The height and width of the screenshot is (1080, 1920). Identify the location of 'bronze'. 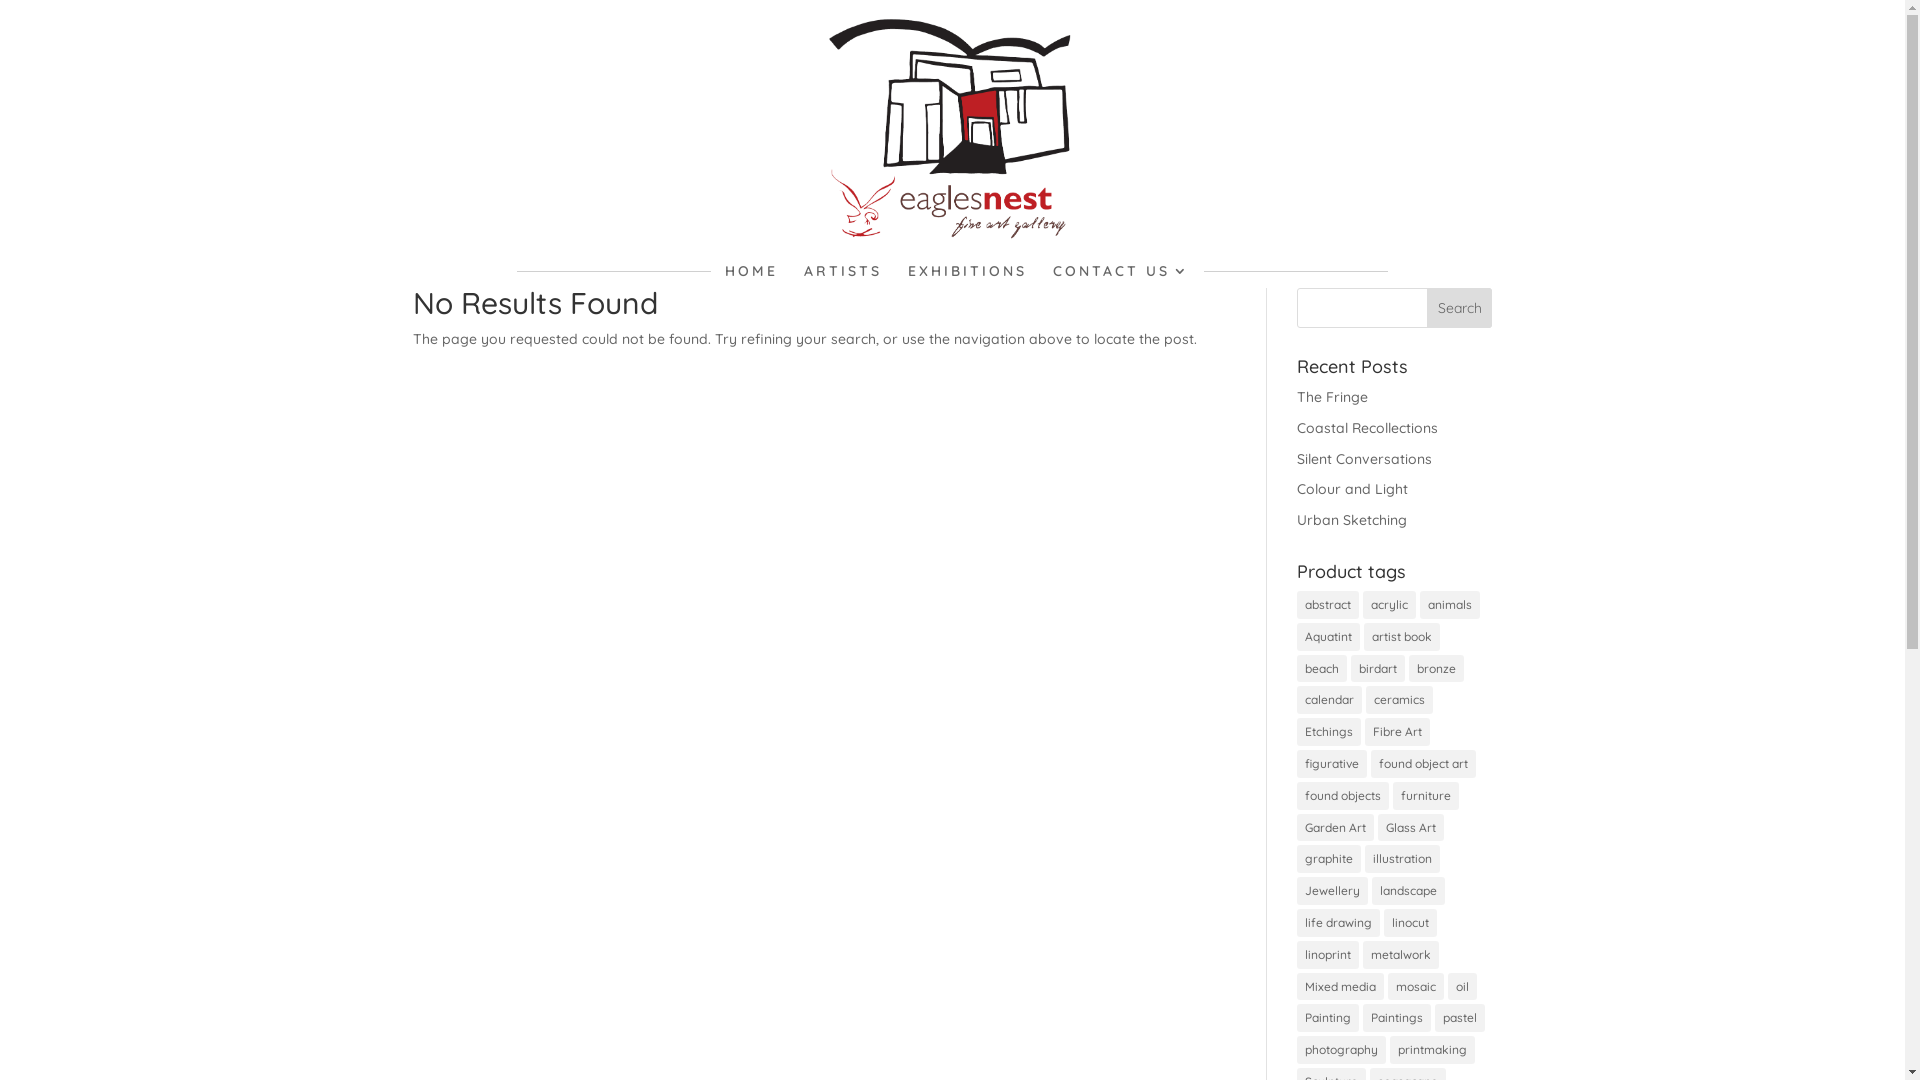
(1435, 668).